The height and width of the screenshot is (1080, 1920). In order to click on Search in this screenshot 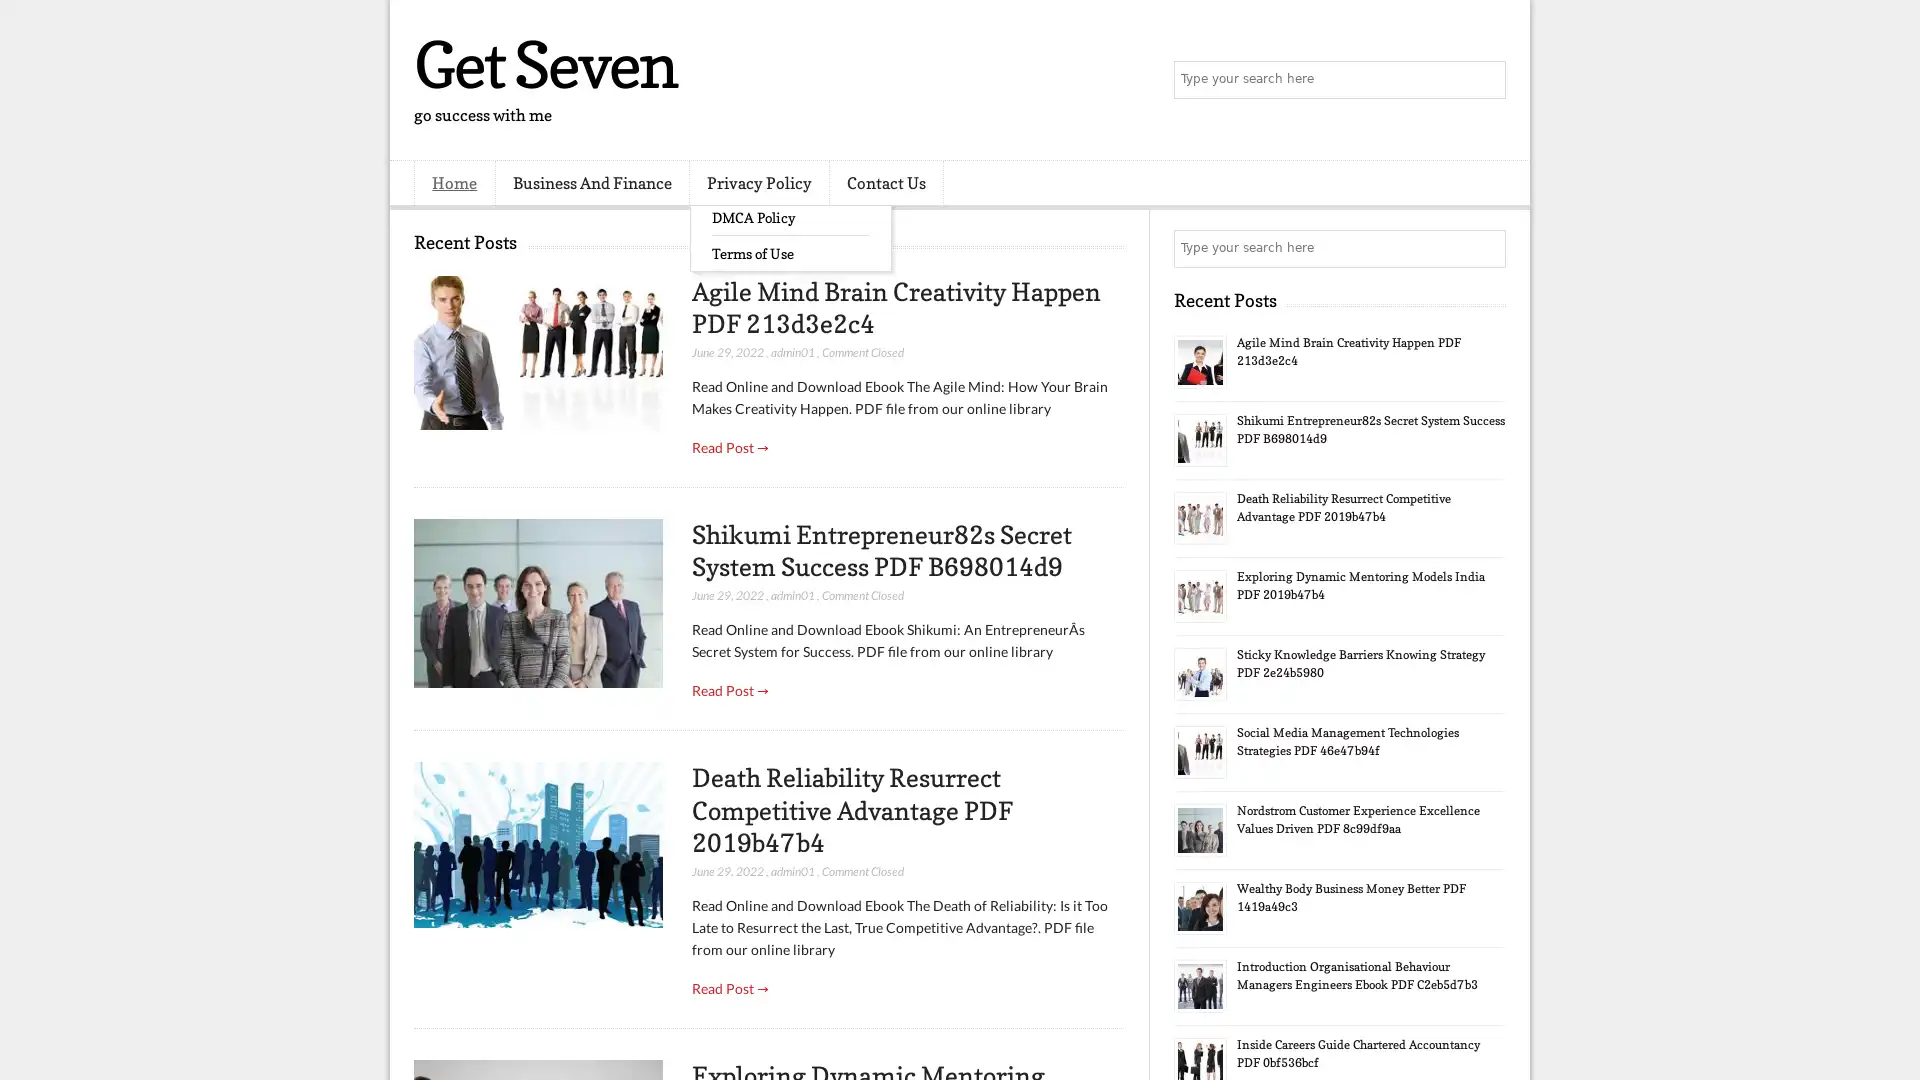, I will do `click(1485, 80)`.